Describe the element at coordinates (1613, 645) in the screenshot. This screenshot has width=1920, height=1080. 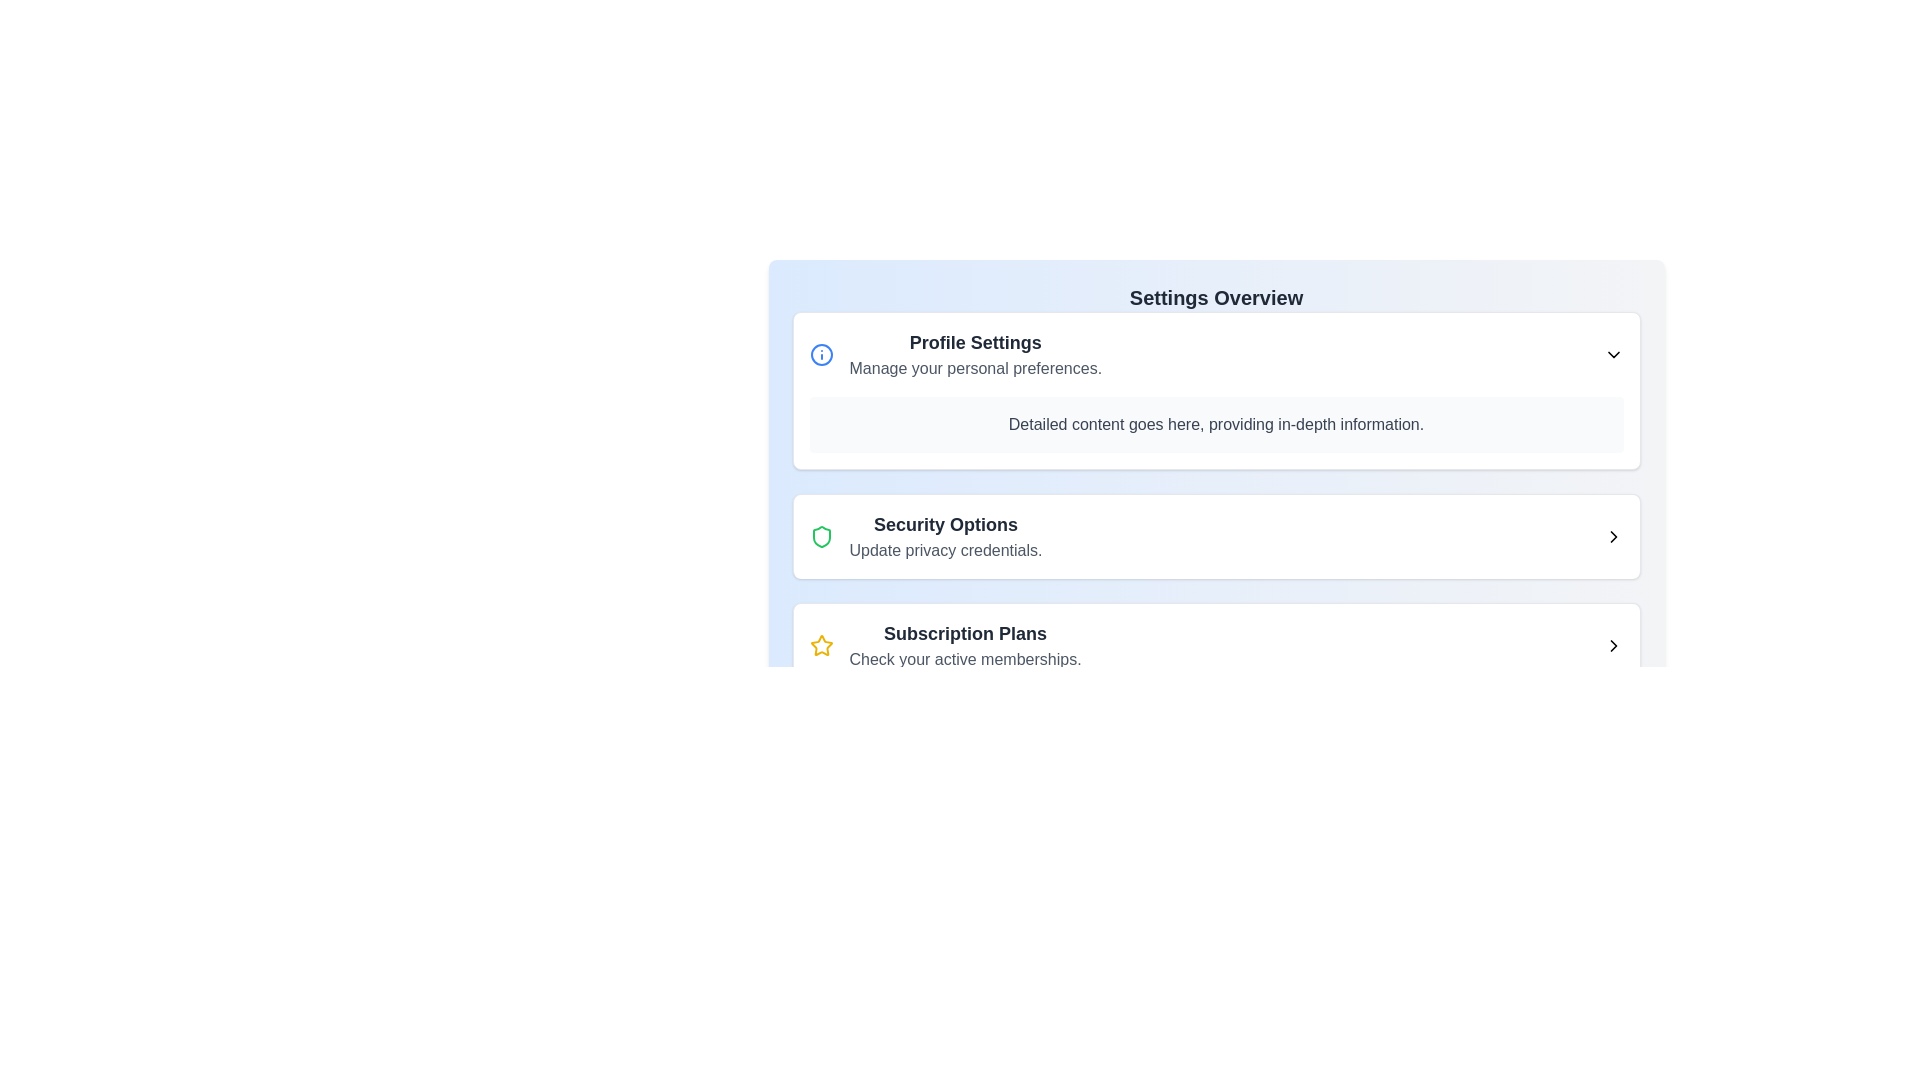
I see `the chevron button located to the far-right of the 'Subscription Plans' section, next to the text 'Check your active memberships'` at that location.